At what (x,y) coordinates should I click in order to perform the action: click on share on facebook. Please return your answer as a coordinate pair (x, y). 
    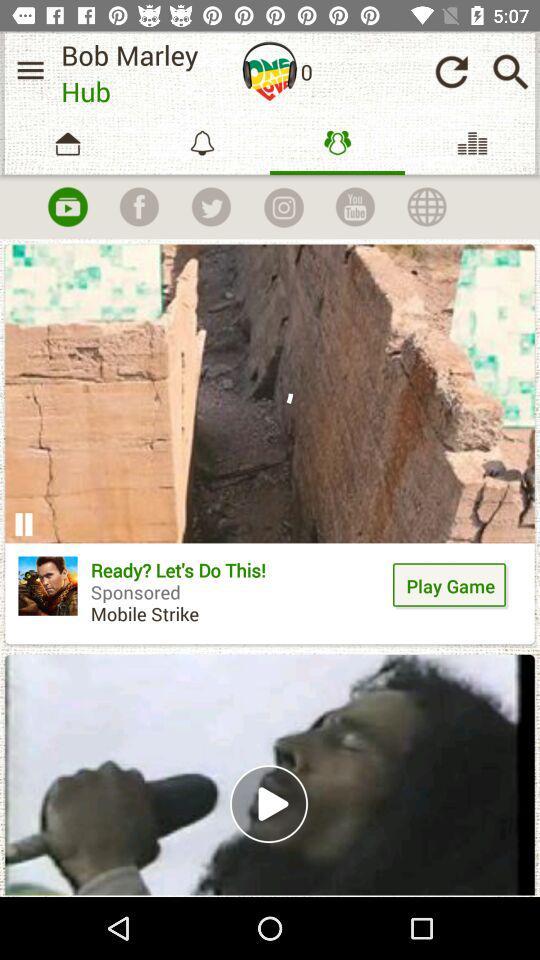
    Looking at the image, I should click on (138, 207).